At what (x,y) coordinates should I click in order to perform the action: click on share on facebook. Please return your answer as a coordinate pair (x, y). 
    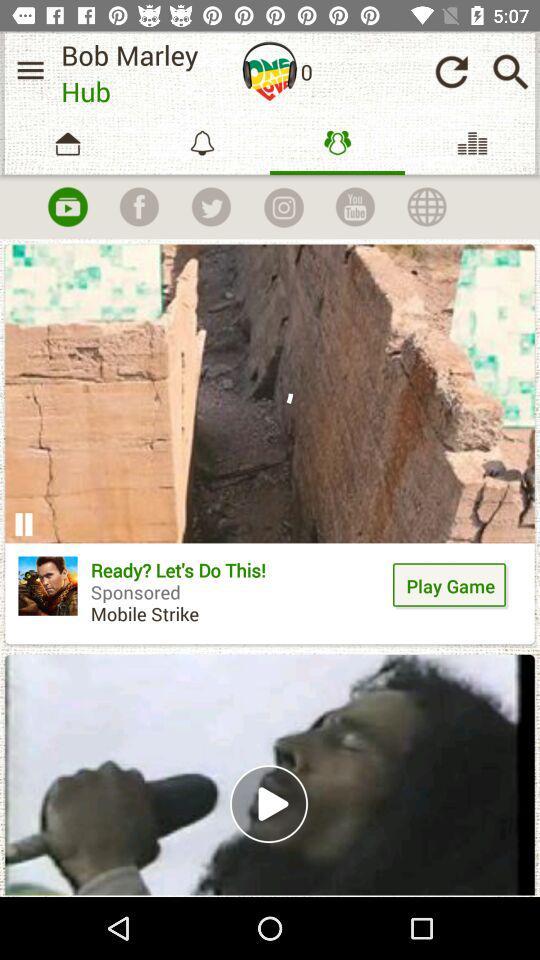
    Looking at the image, I should click on (138, 207).